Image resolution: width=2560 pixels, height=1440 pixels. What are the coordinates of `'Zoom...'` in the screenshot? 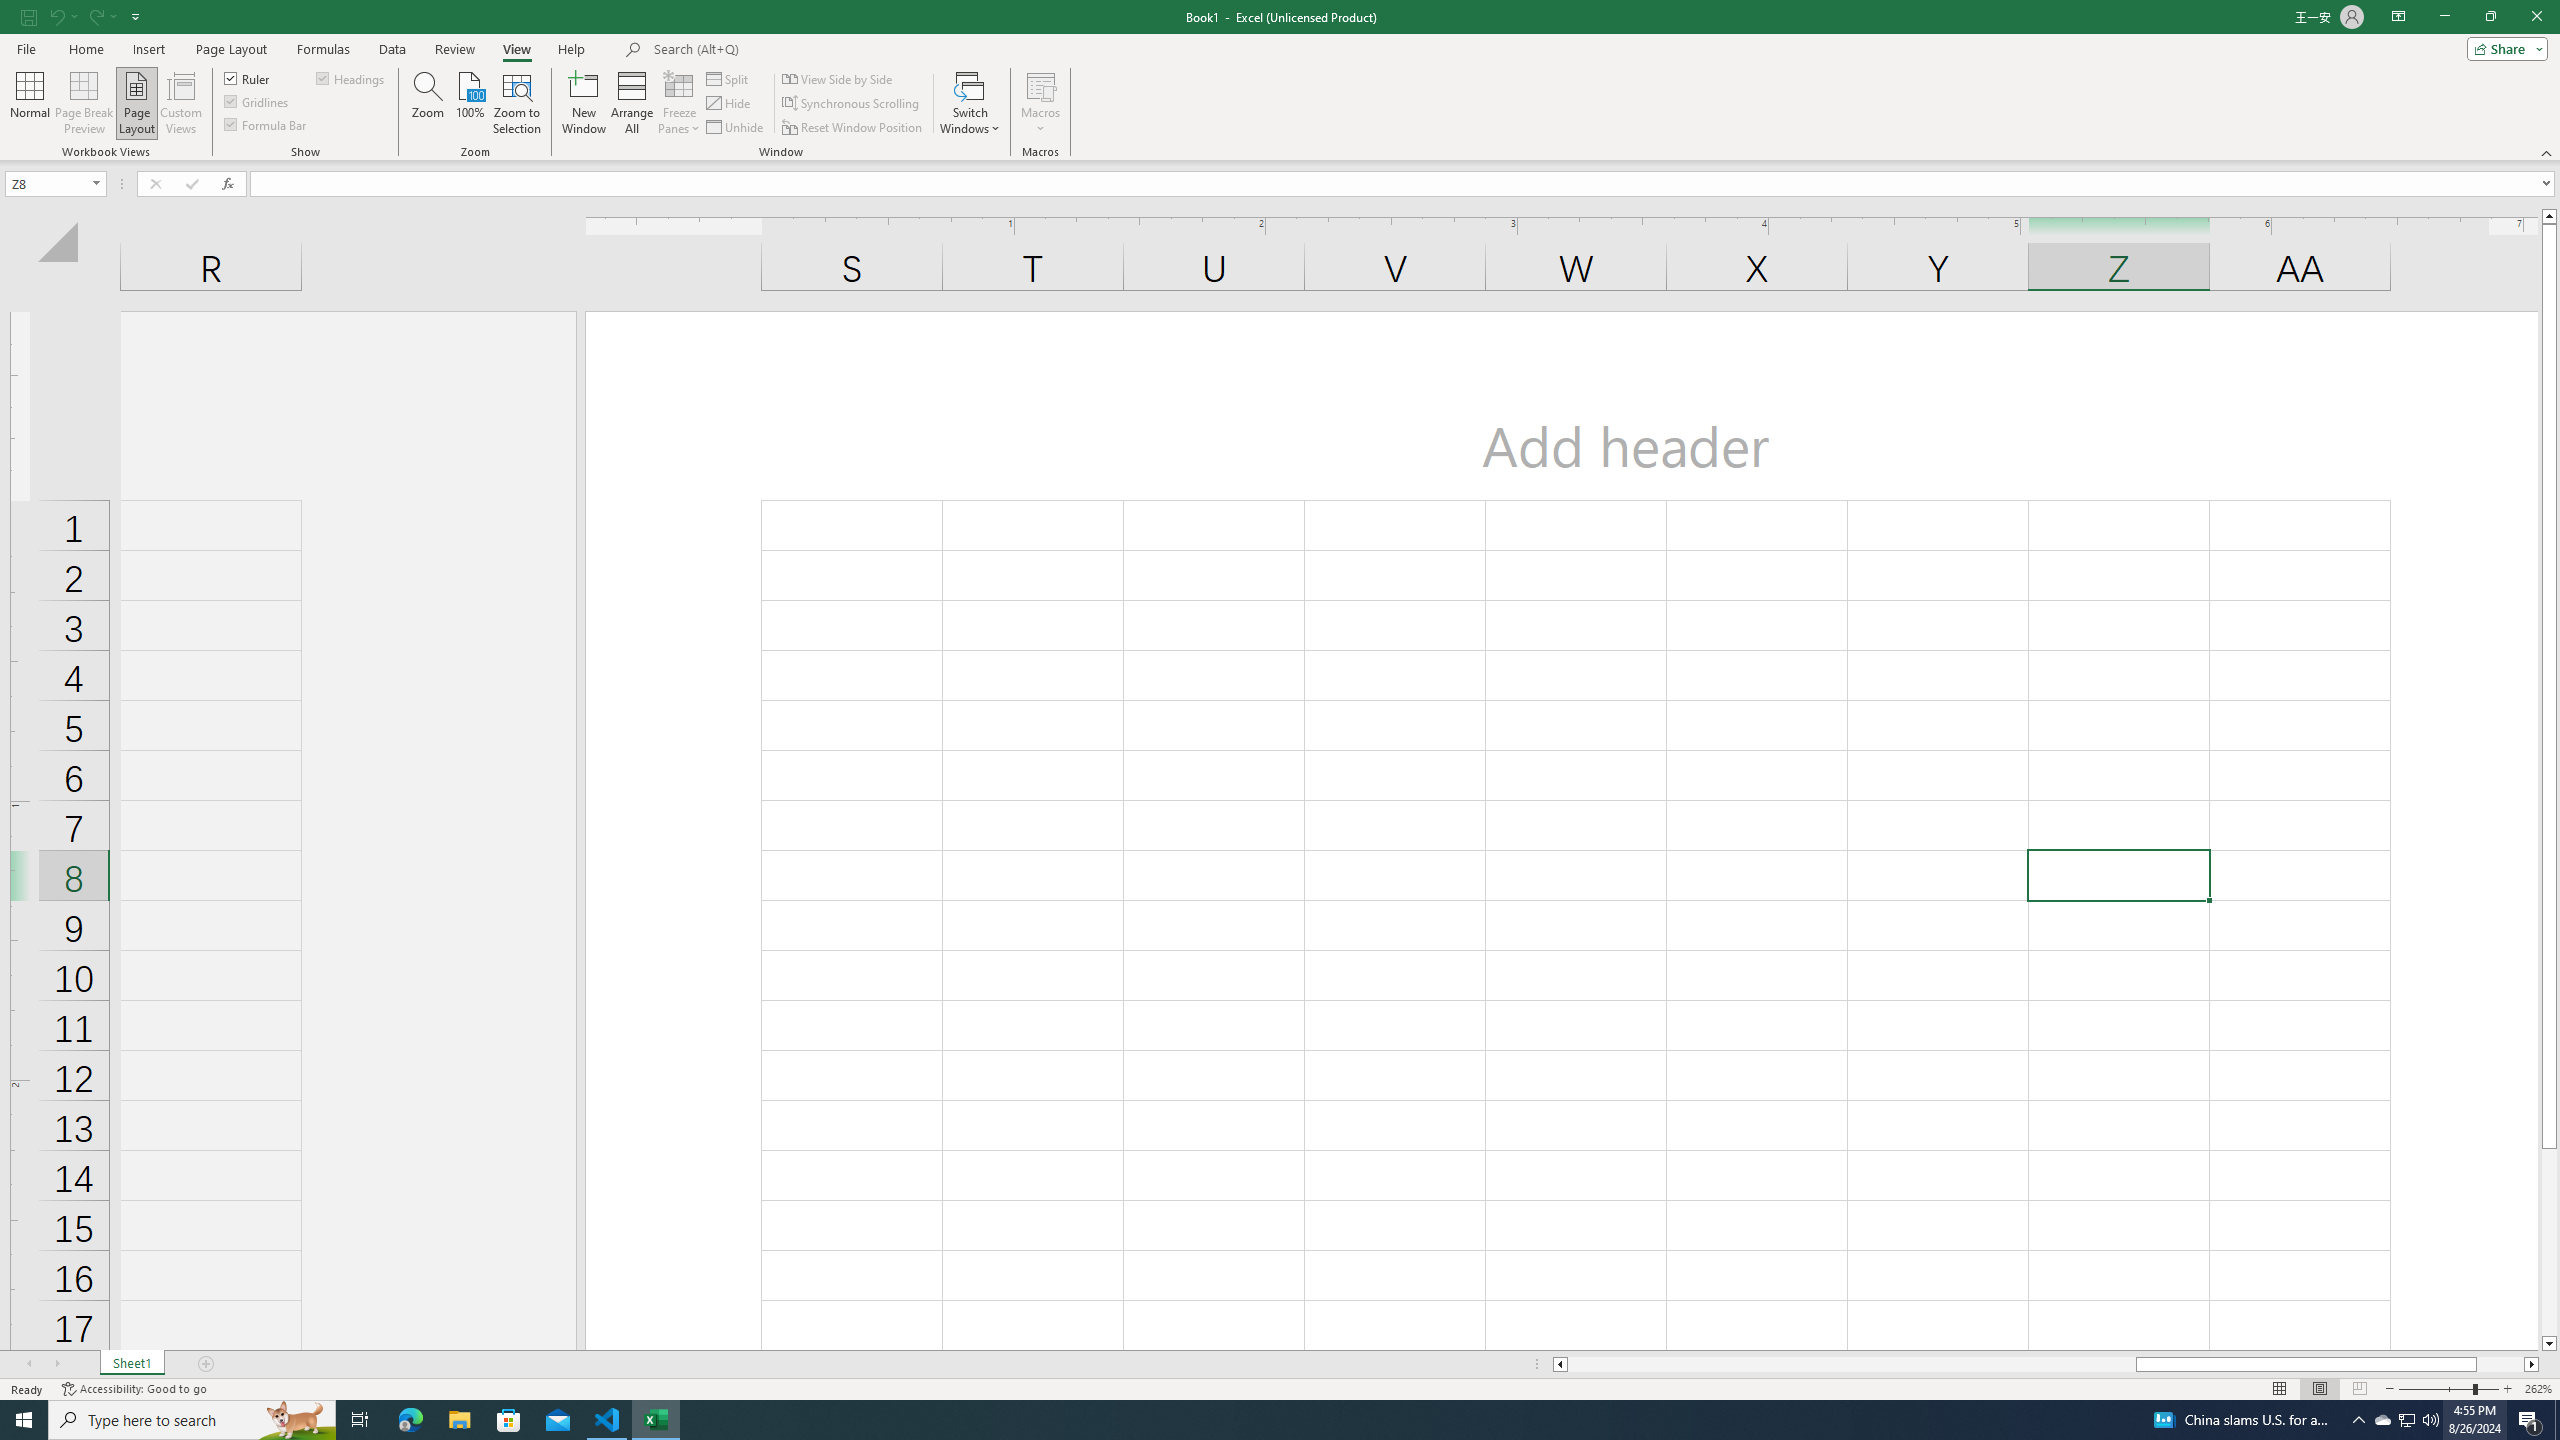 It's located at (427, 103).